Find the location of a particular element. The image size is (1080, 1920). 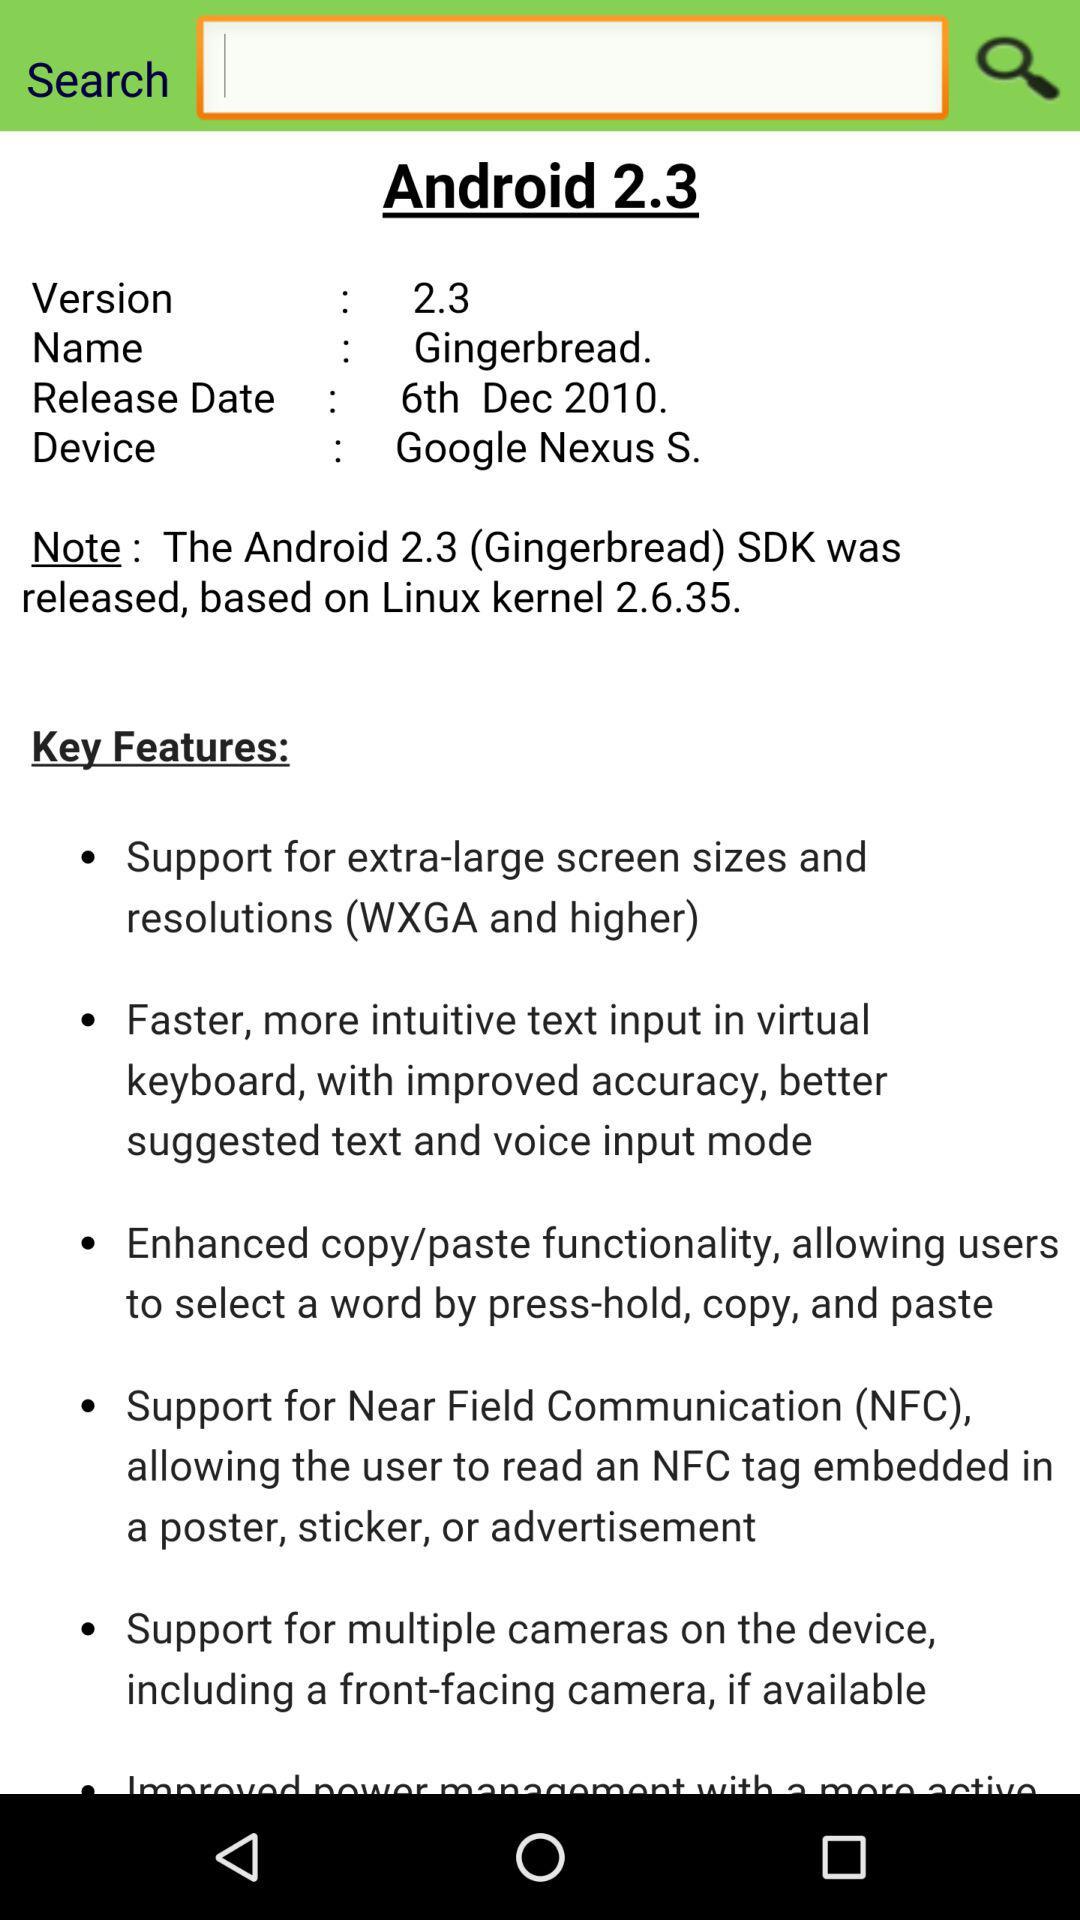

search box is located at coordinates (572, 72).